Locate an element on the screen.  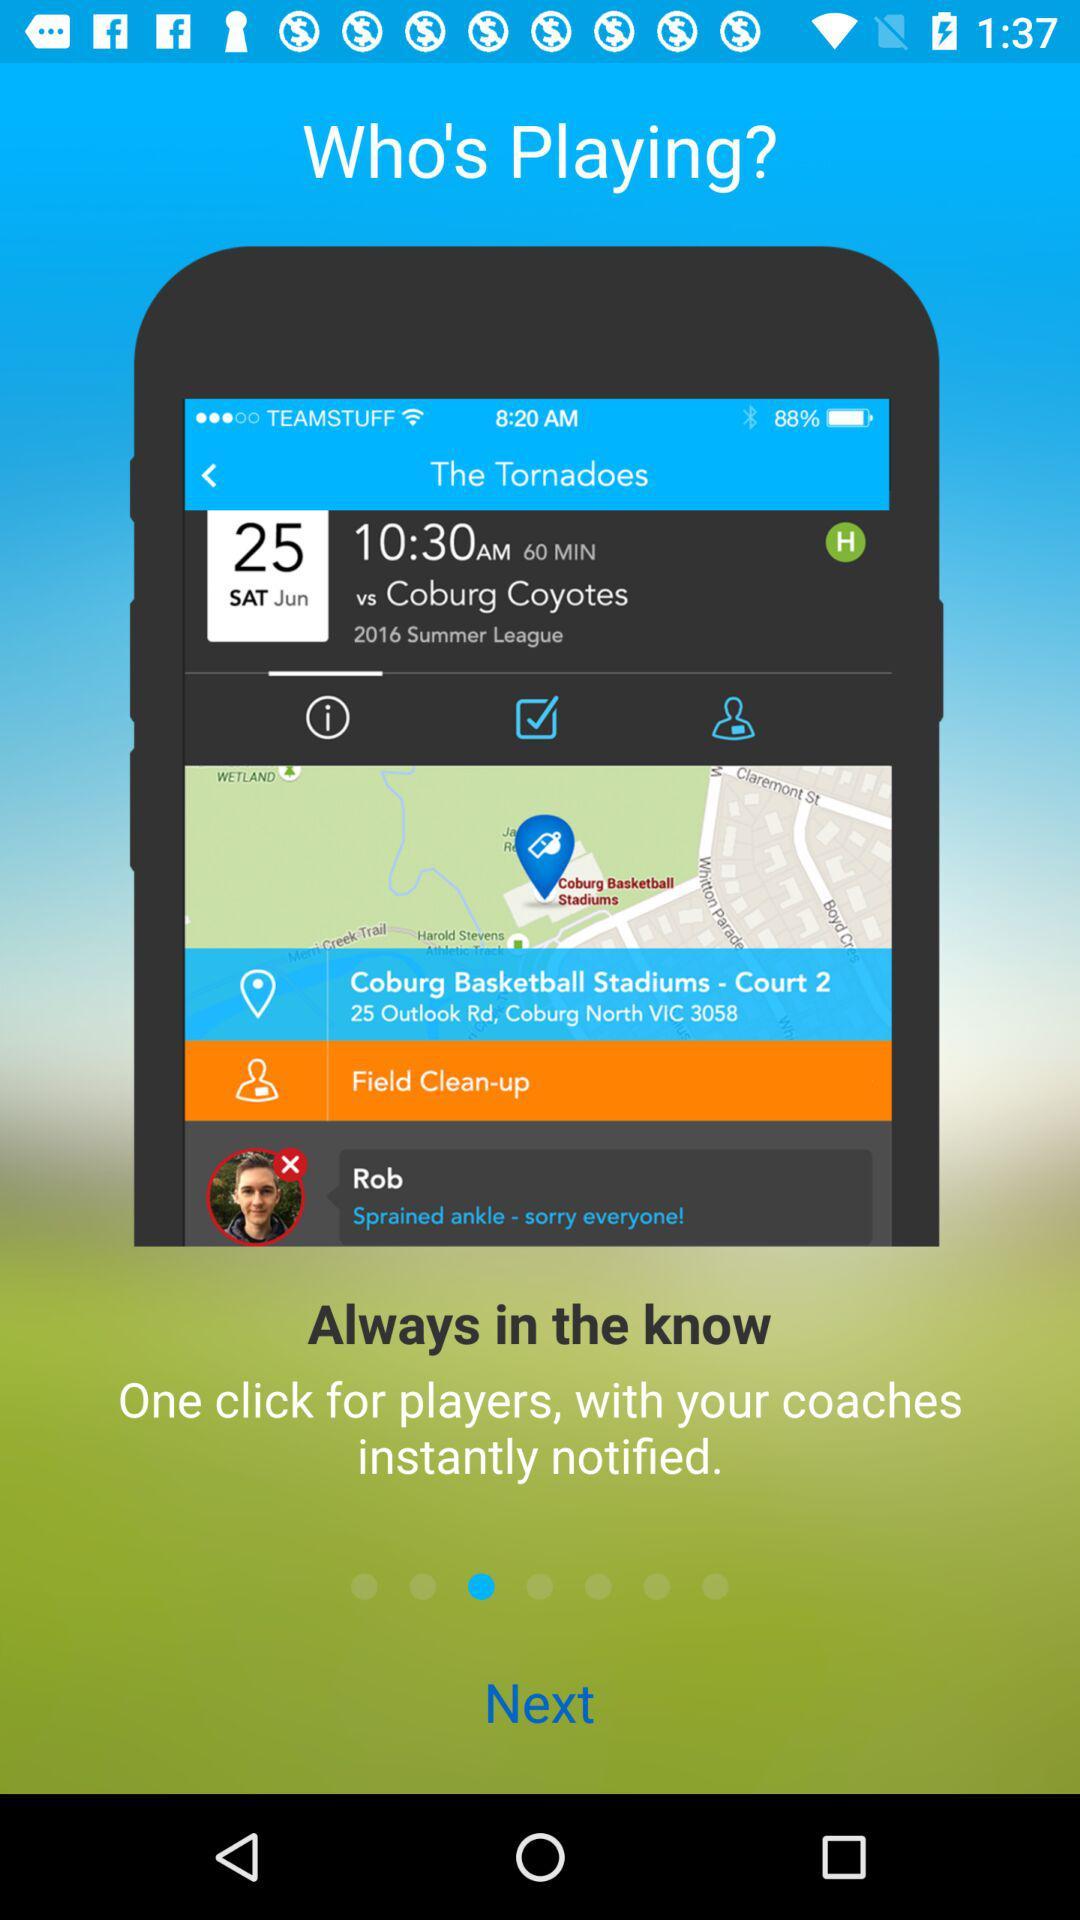
icon above next icon is located at coordinates (656, 1585).